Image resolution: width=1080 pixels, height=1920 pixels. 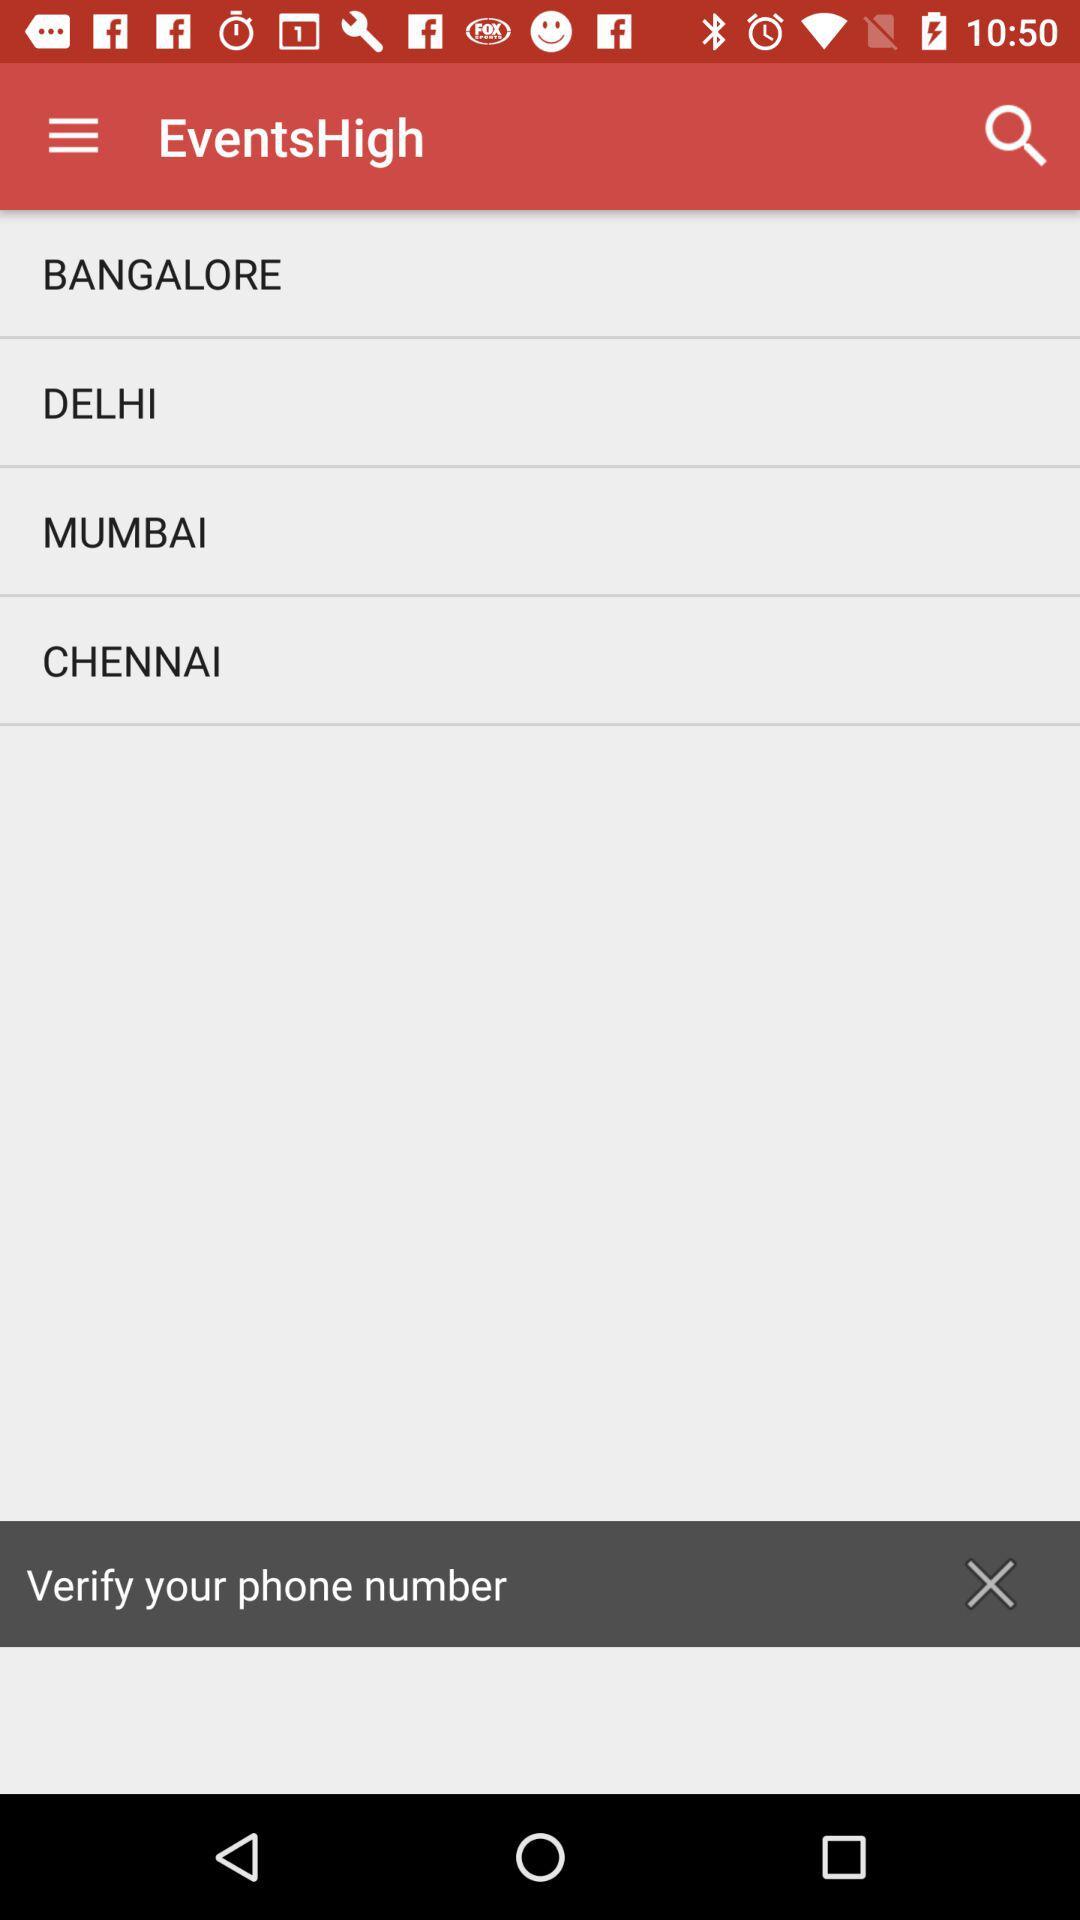 I want to click on the item at the top right corner, so click(x=1017, y=135).